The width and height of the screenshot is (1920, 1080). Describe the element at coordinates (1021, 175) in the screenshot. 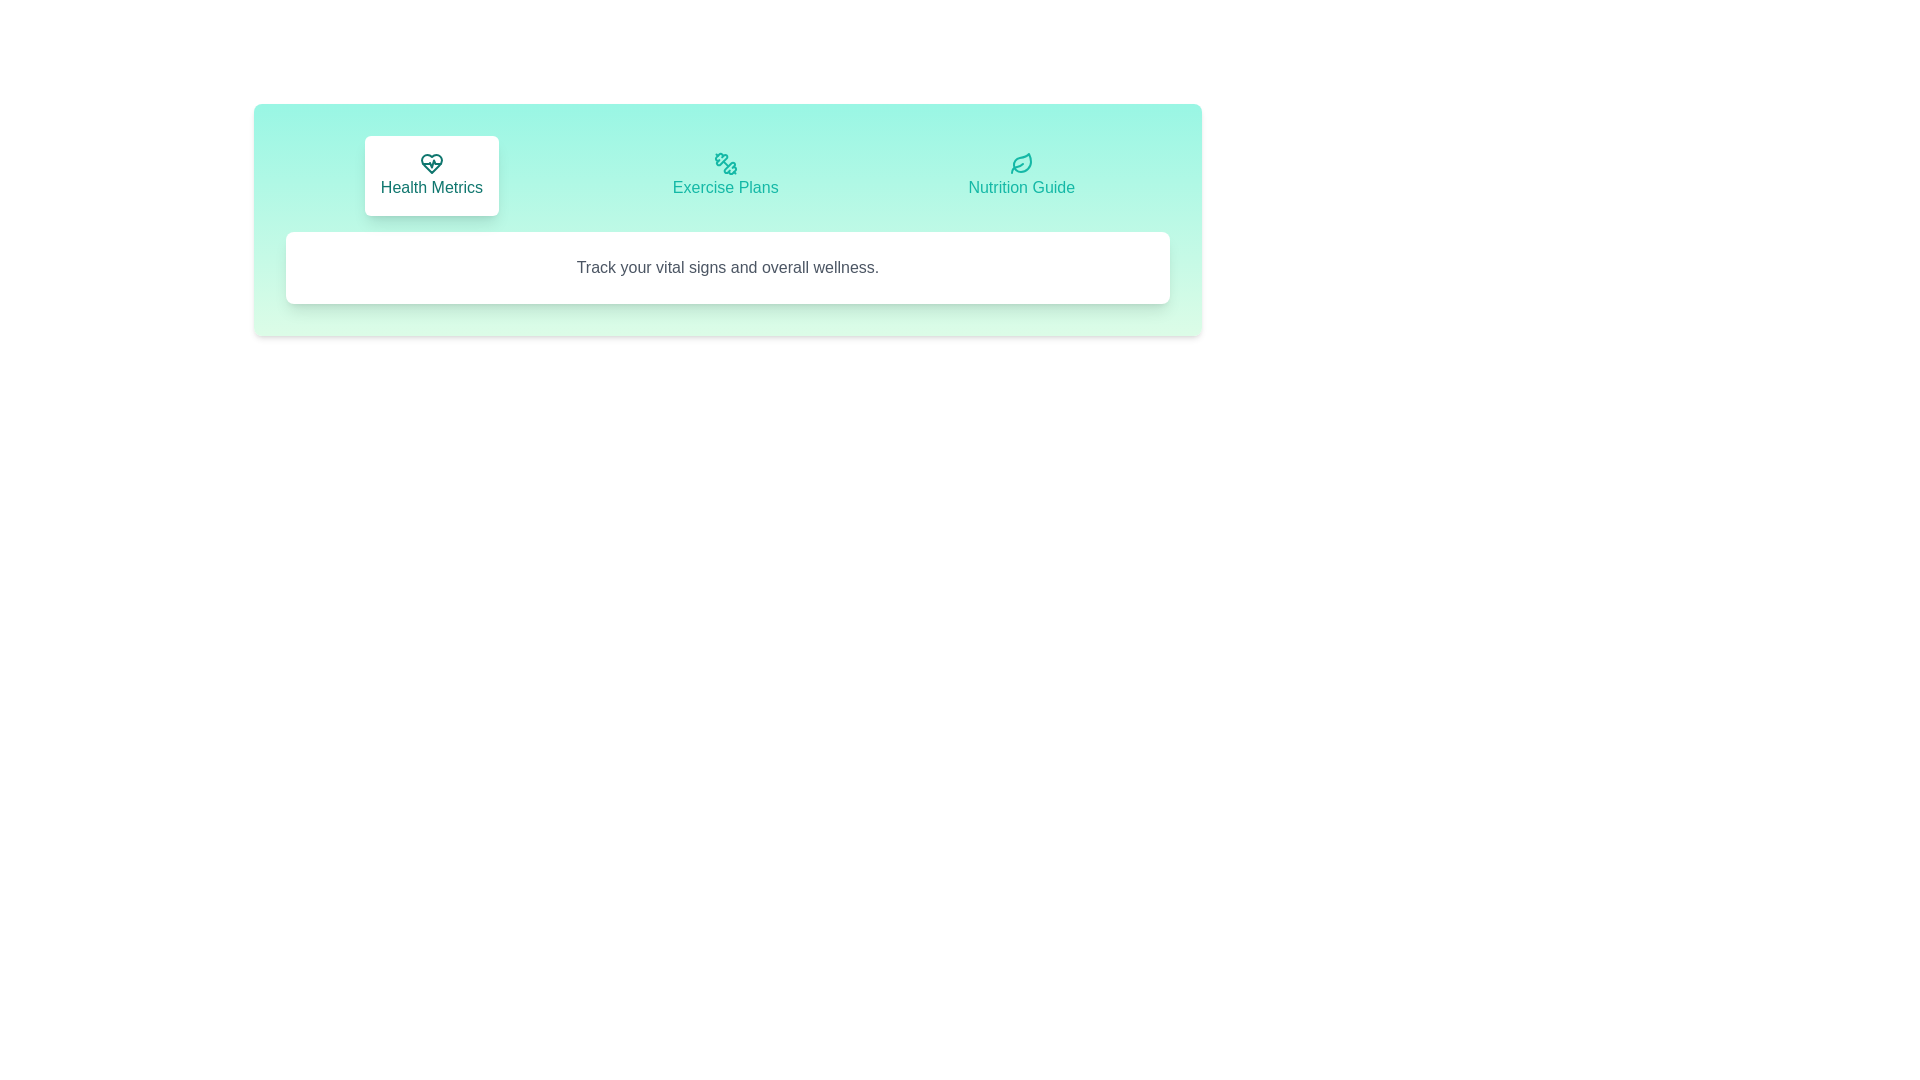

I see `the tab button labeled Nutrition Guide` at that location.